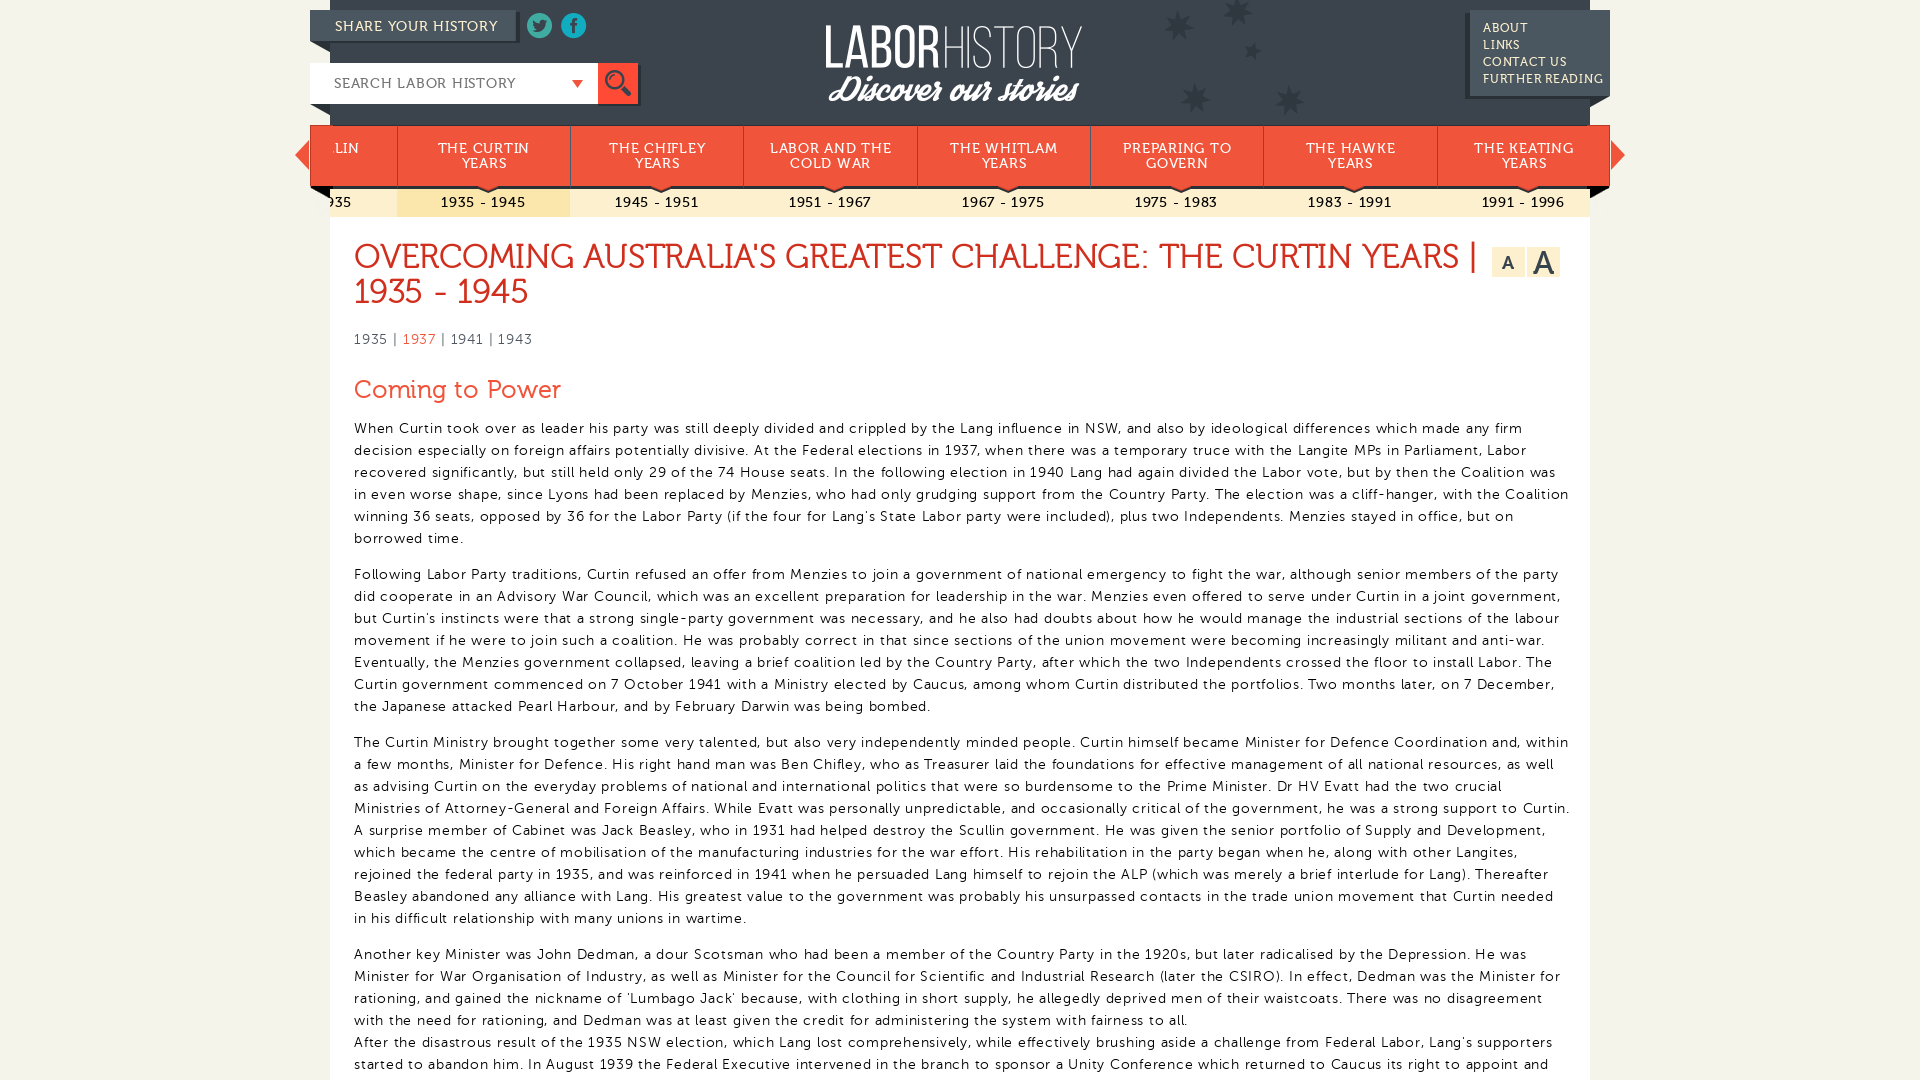 The image size is (1920, 1080). Describe the element at coordinates (656, 156) in the screenshot. I see `'THE CHIFLEY YEARS'` at that location.